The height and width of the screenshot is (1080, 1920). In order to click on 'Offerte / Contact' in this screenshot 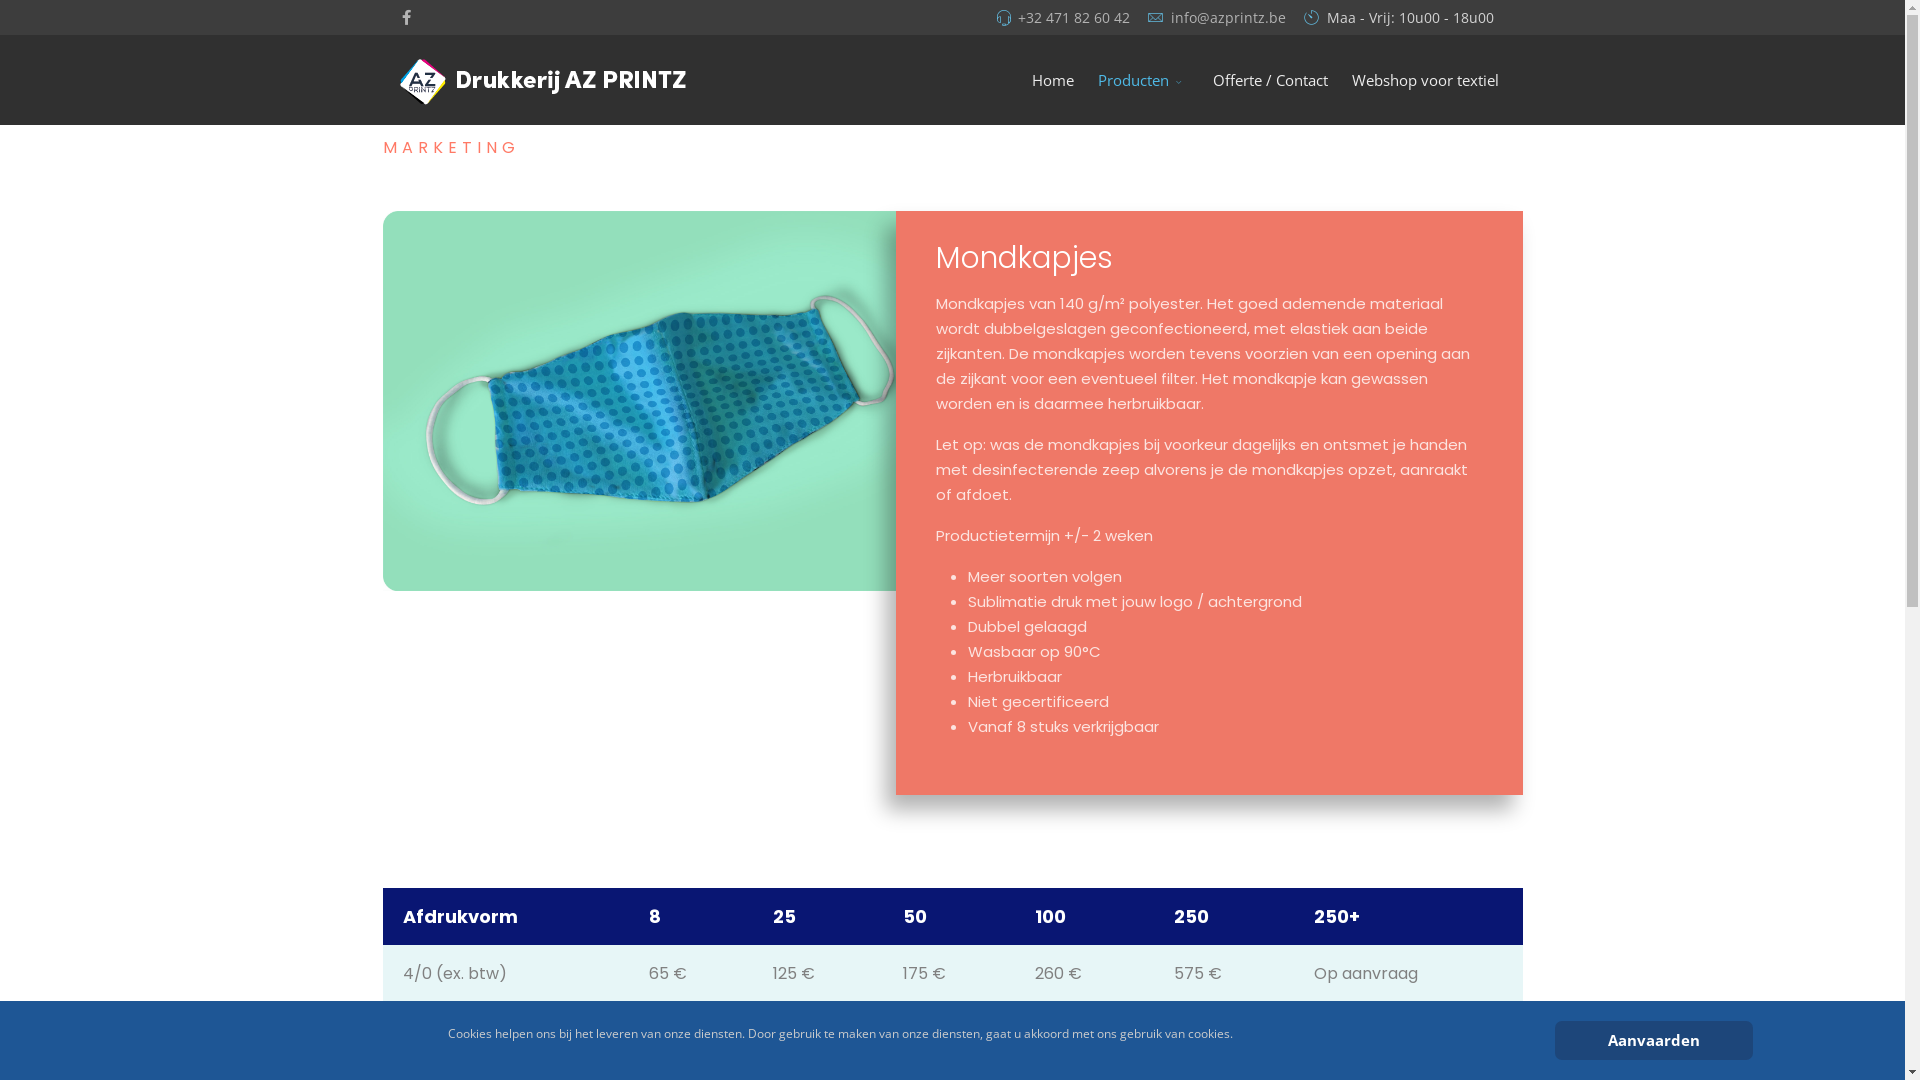, I will do `click(1268, 79)`.